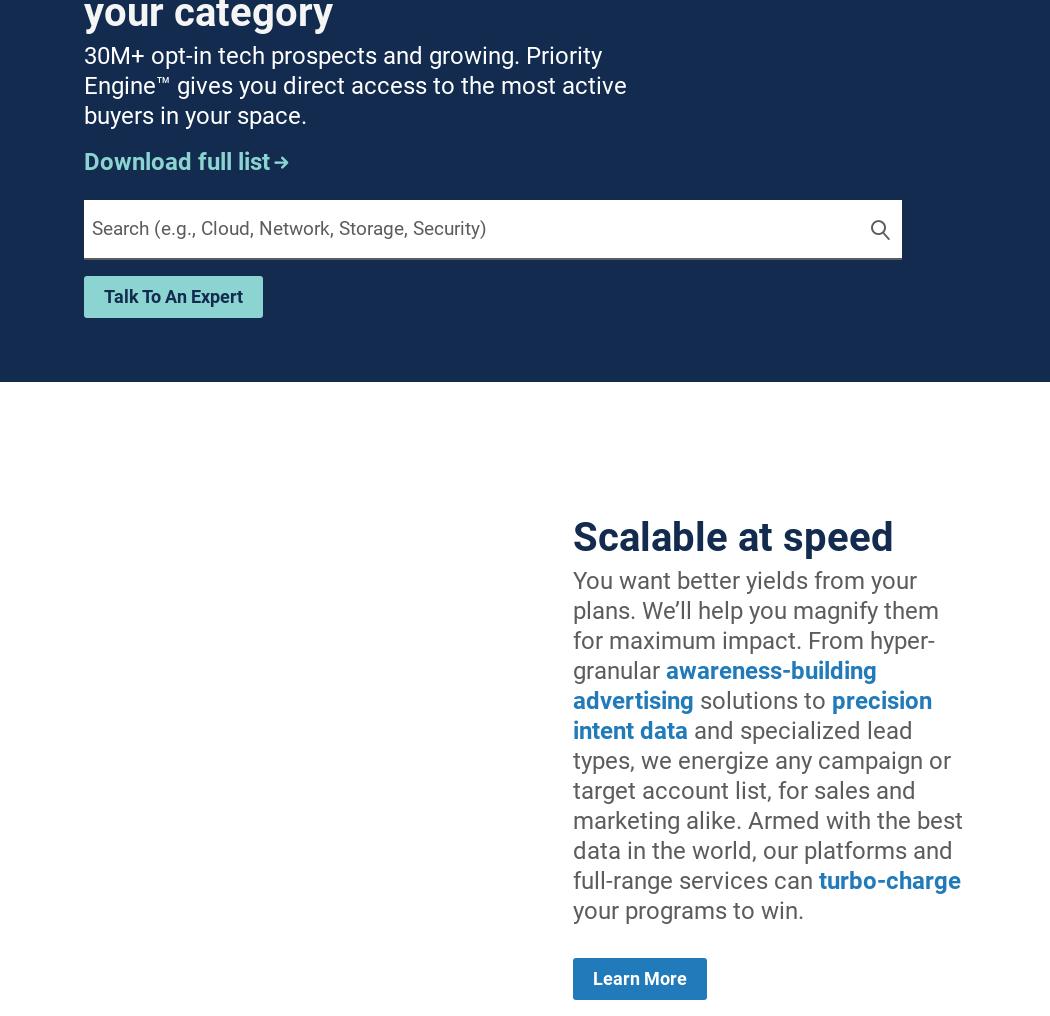  Describe the element at coordinates (571, 803) in the screenshot. I see `'and specialized lead types, we energize any campaign or target account list, for sales and marketing alike. Armed with the best data in the world, our platforms and full-range services can'` at that location.